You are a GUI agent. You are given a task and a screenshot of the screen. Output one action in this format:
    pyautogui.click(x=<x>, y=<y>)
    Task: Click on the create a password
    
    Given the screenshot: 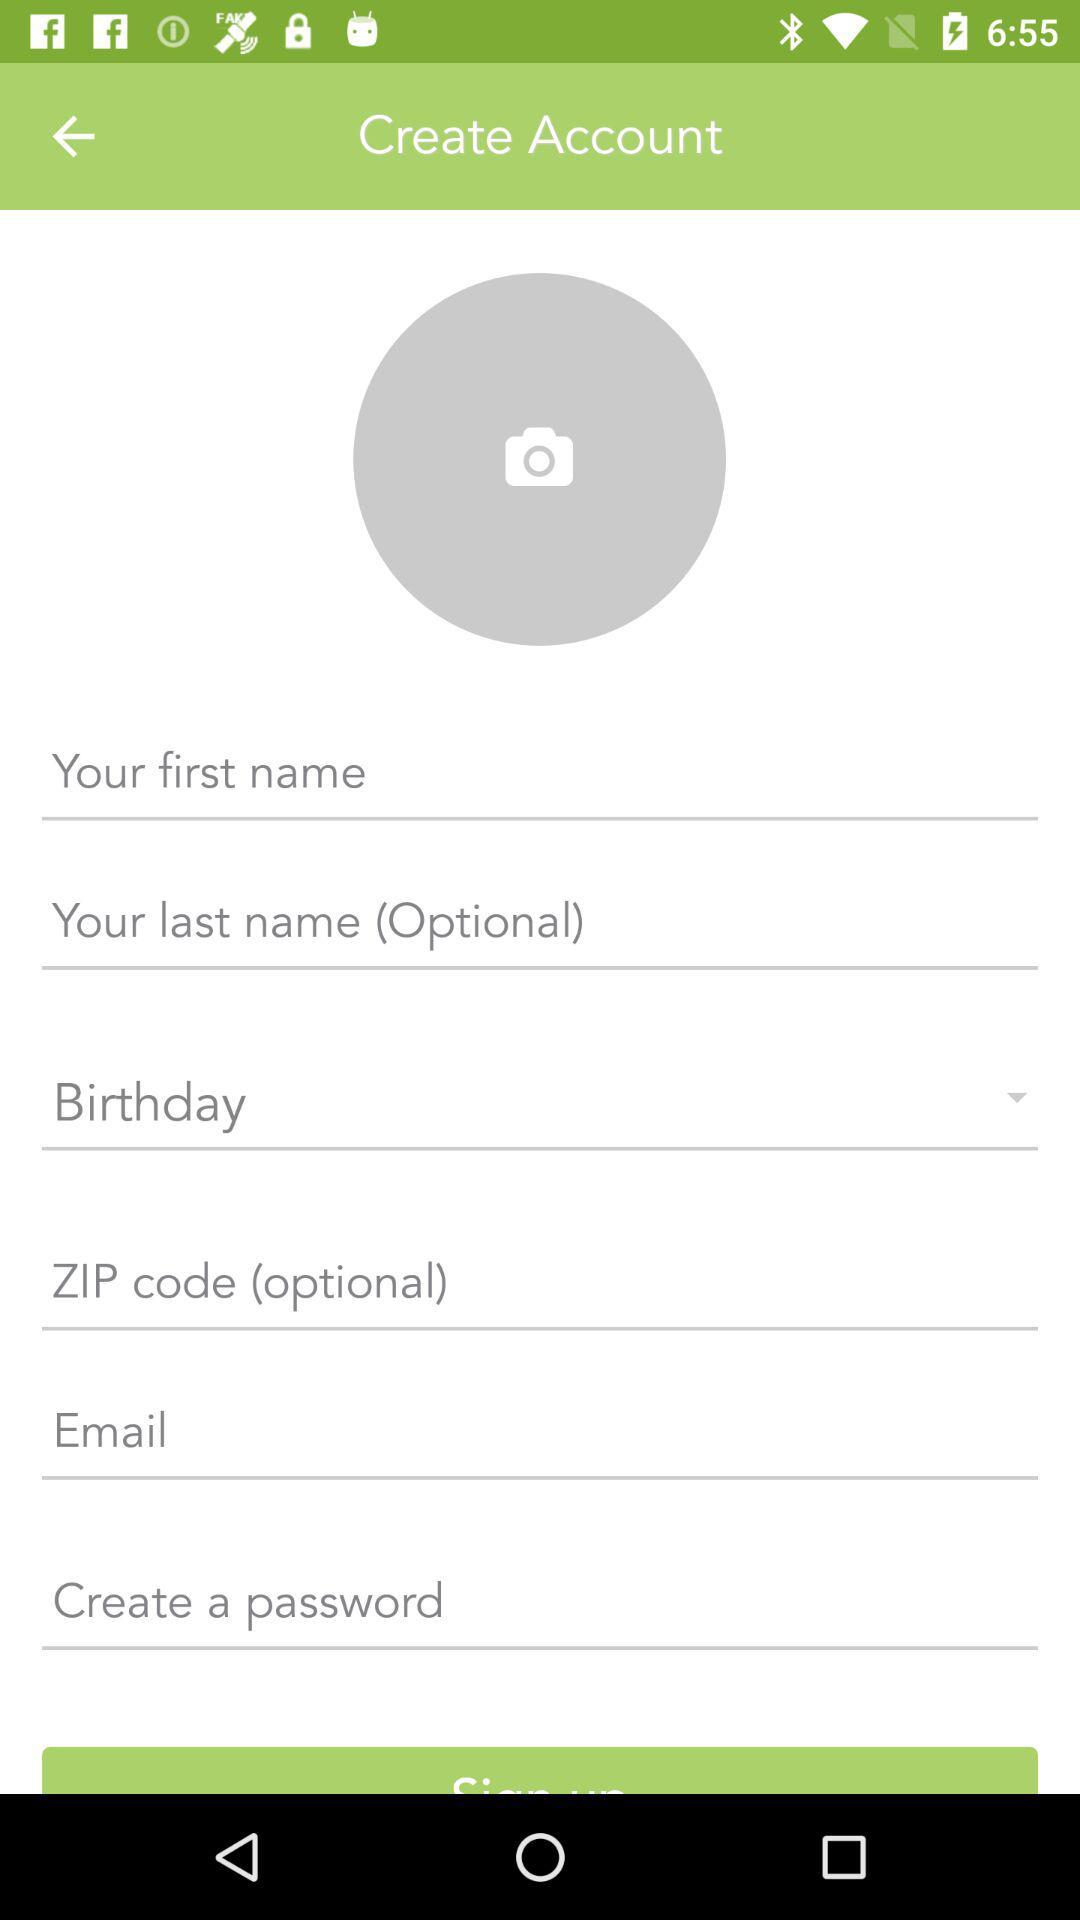 What is the action you would take?
    pyautogui.click(x=540, y=1608)
    